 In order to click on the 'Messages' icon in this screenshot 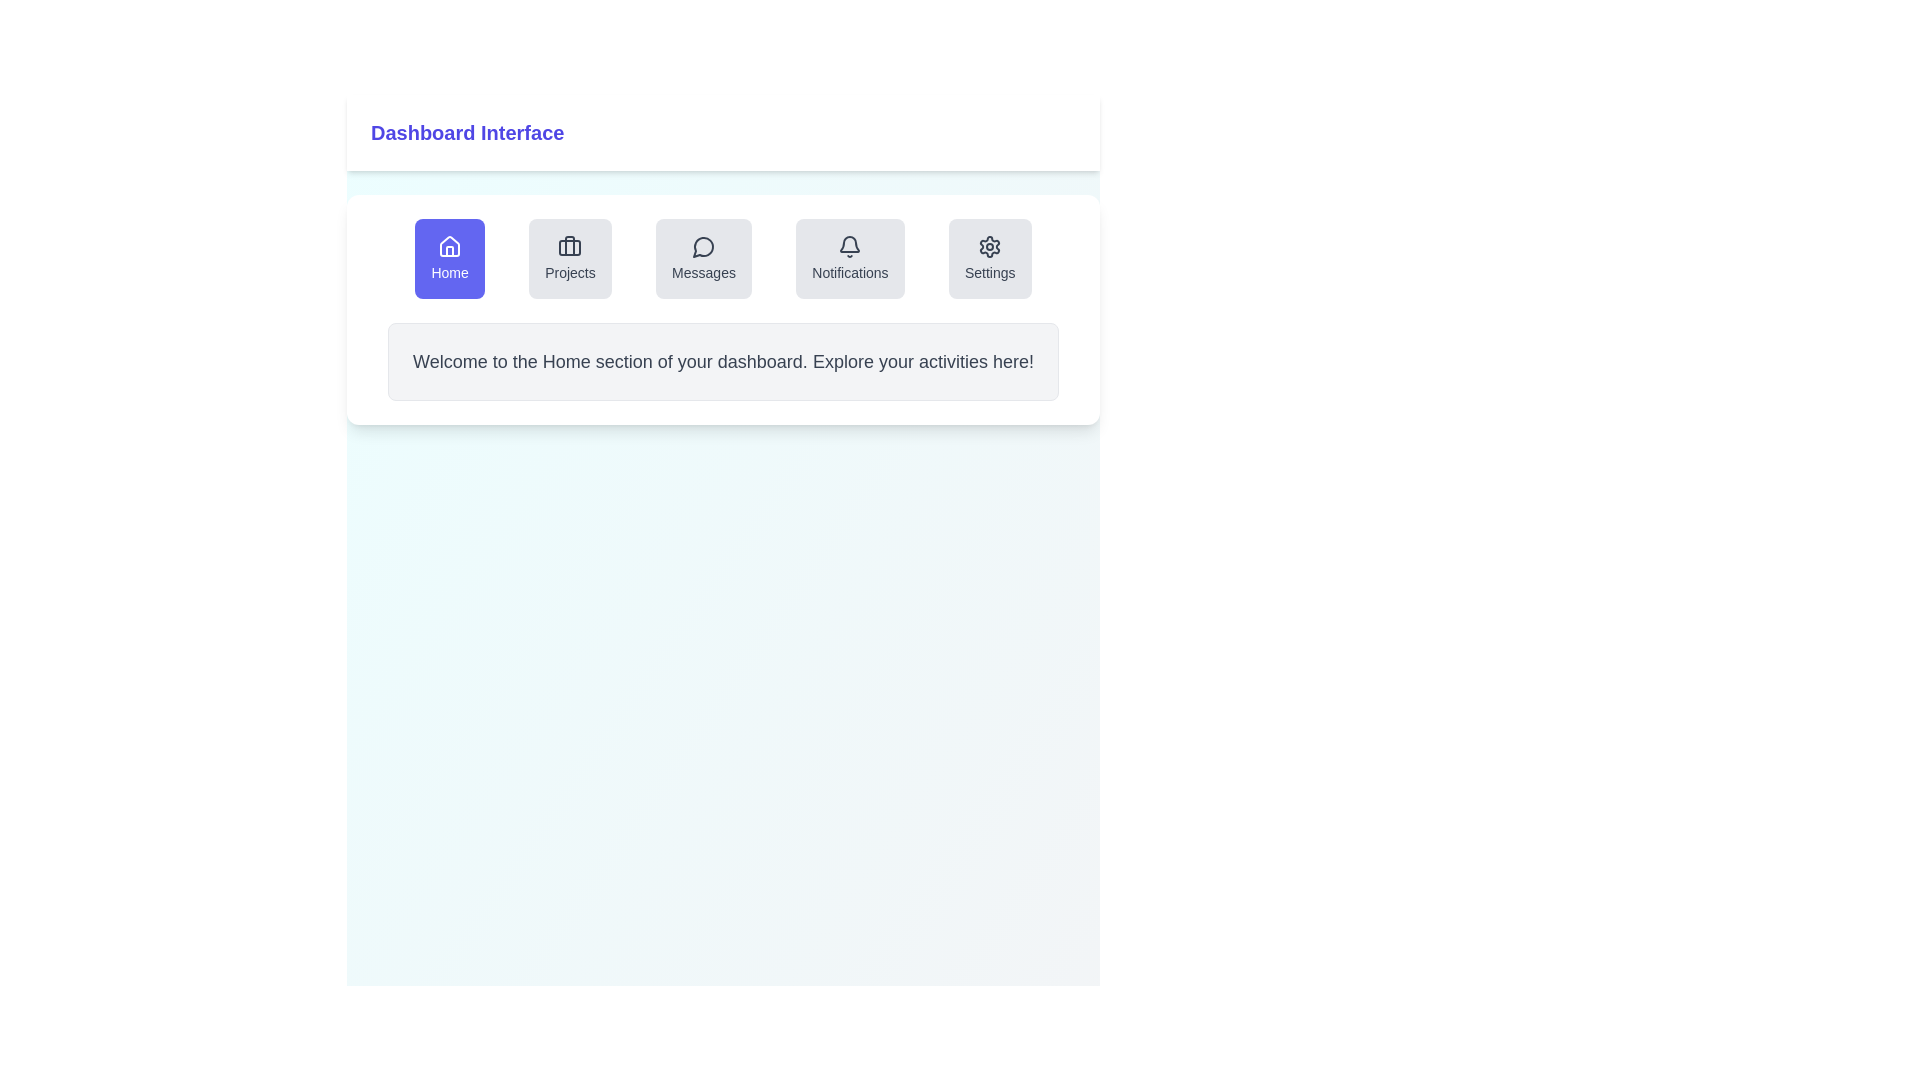, I will do `click(704, 245)`.